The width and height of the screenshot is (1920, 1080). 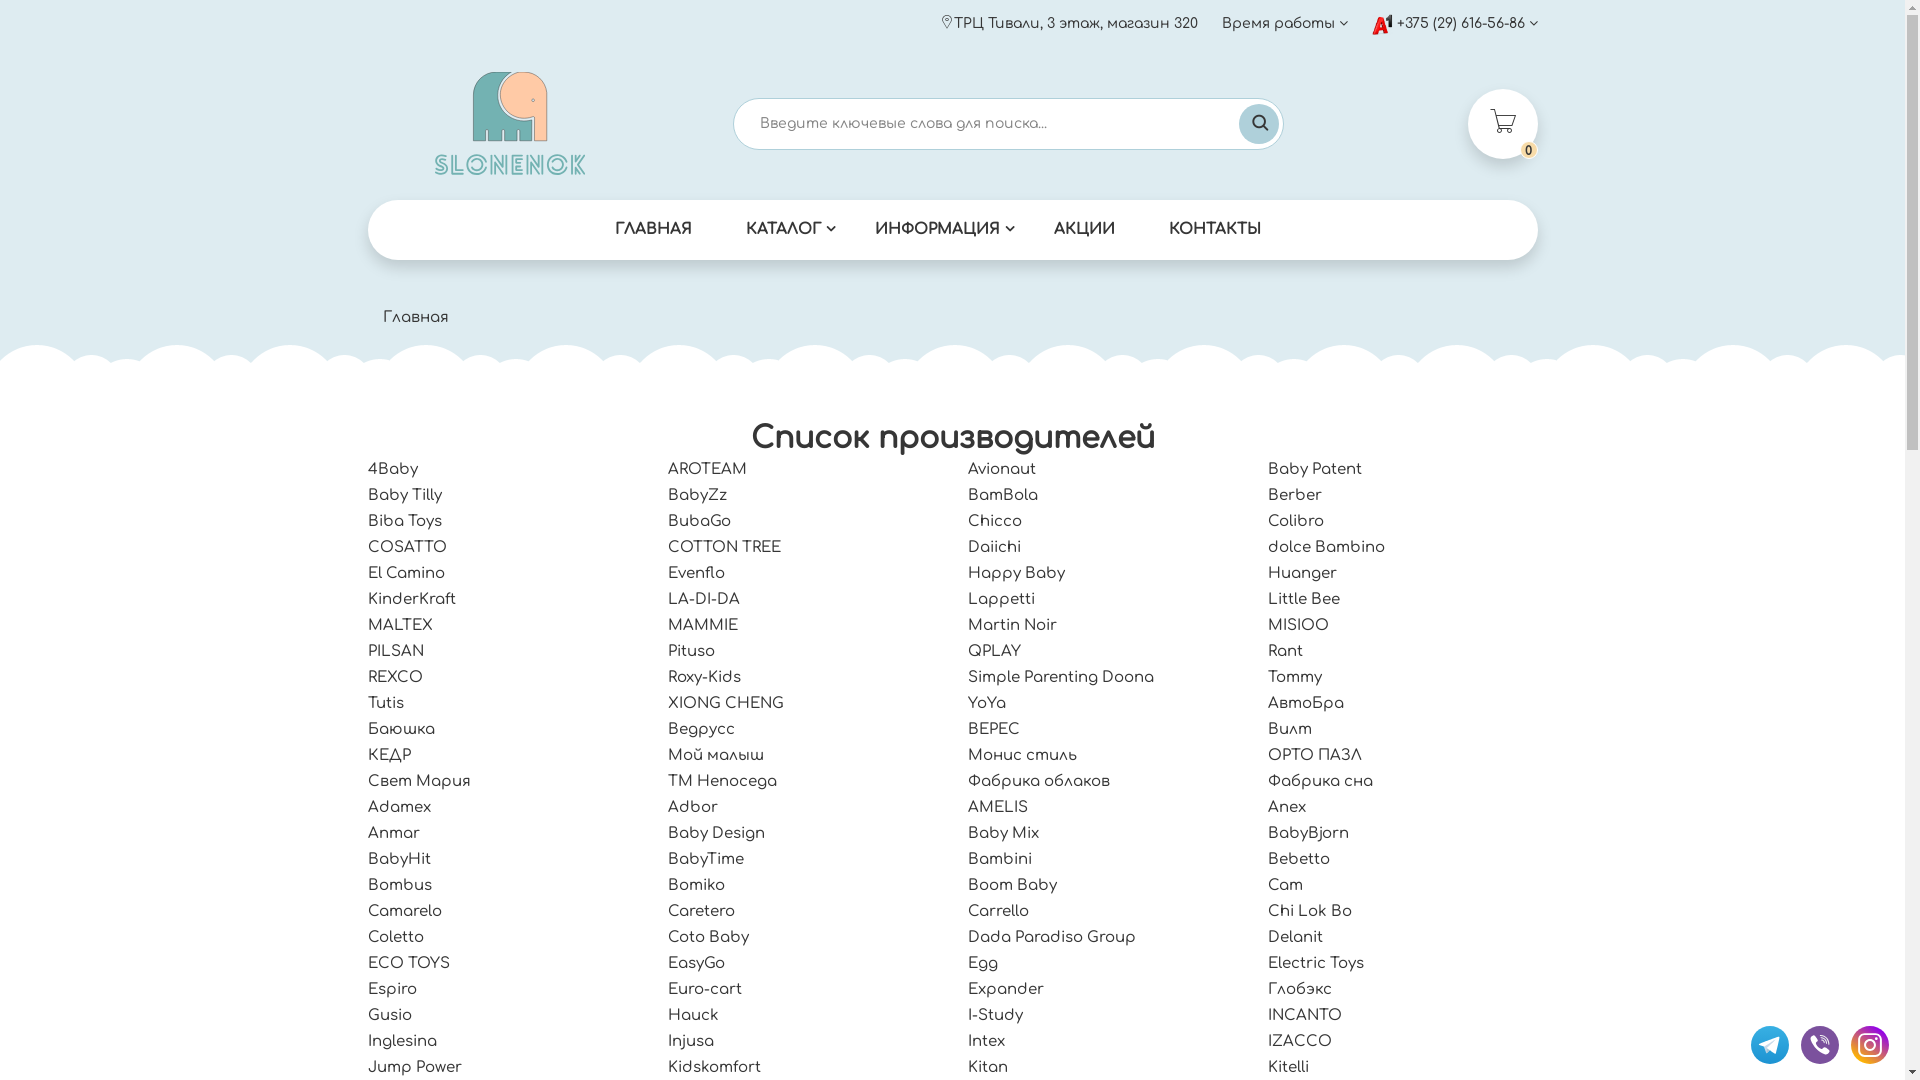 What do you see at coordinates (968, 1066) in the screenshot?
I see `'Kitan'` at bounding box center [968, 1066].